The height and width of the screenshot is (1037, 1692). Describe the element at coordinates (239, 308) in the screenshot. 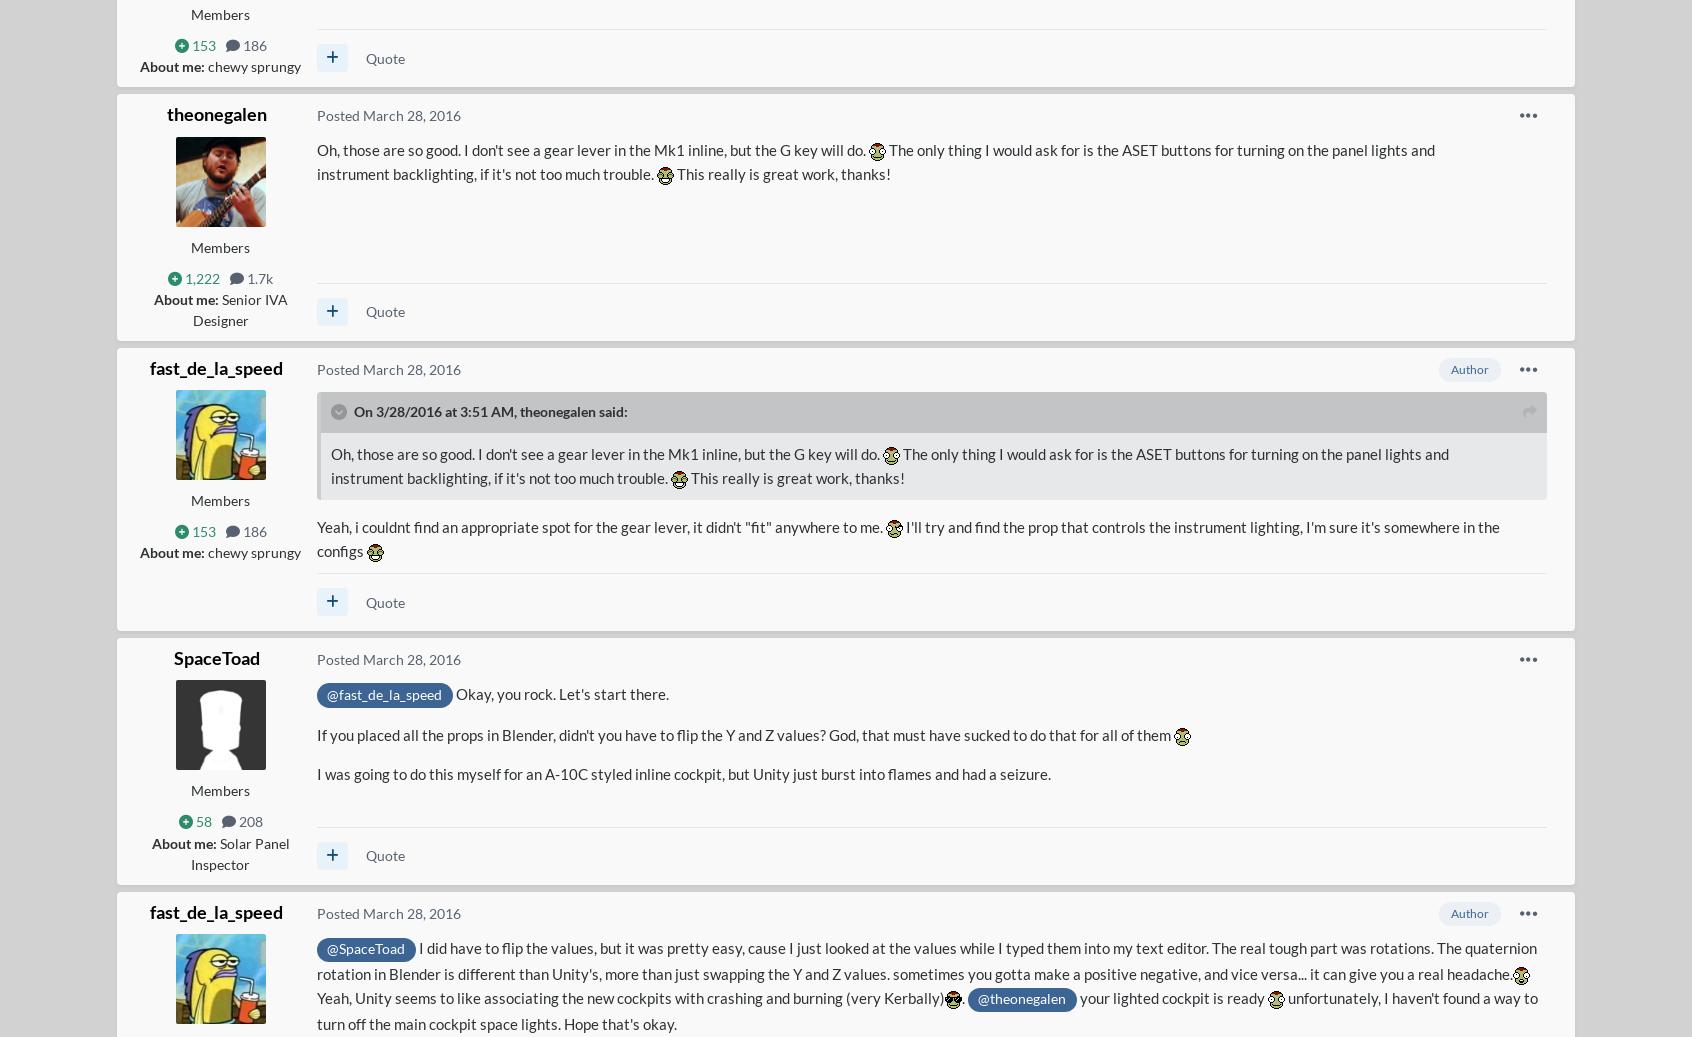

I see `'Senior IVA Designer'` at that location.